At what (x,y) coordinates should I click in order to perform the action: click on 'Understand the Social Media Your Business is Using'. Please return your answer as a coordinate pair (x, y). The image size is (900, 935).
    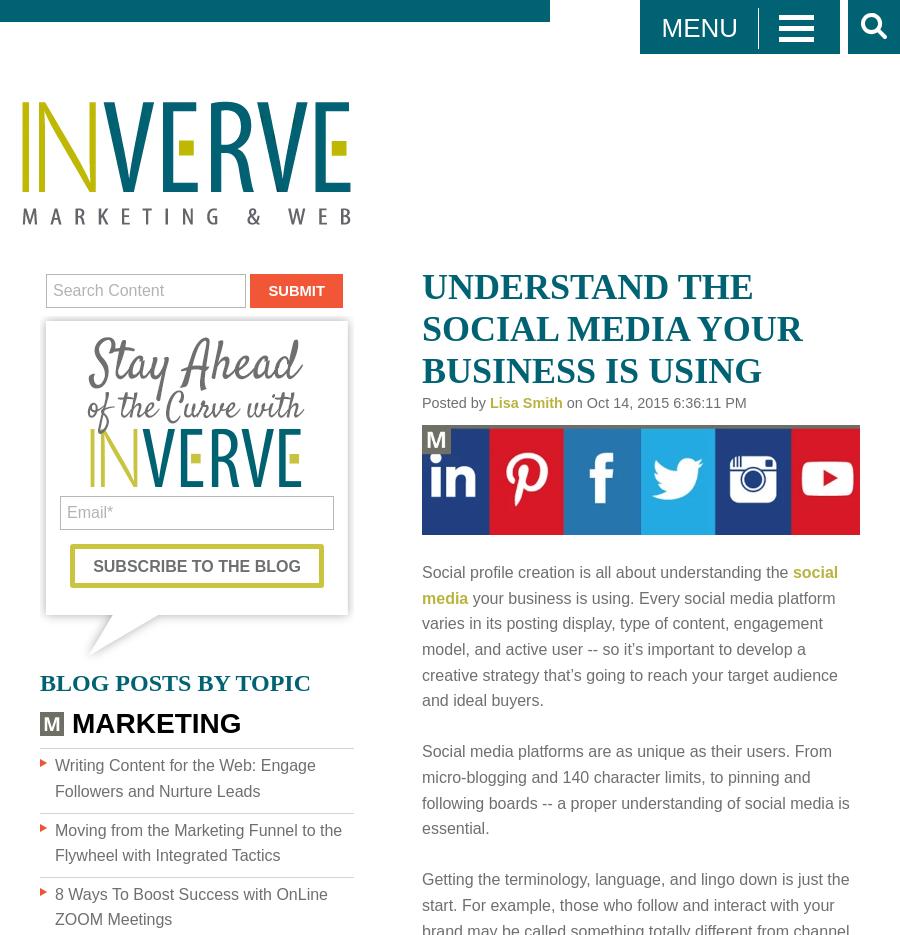
    Looking at the image, I should click on (612, 329).